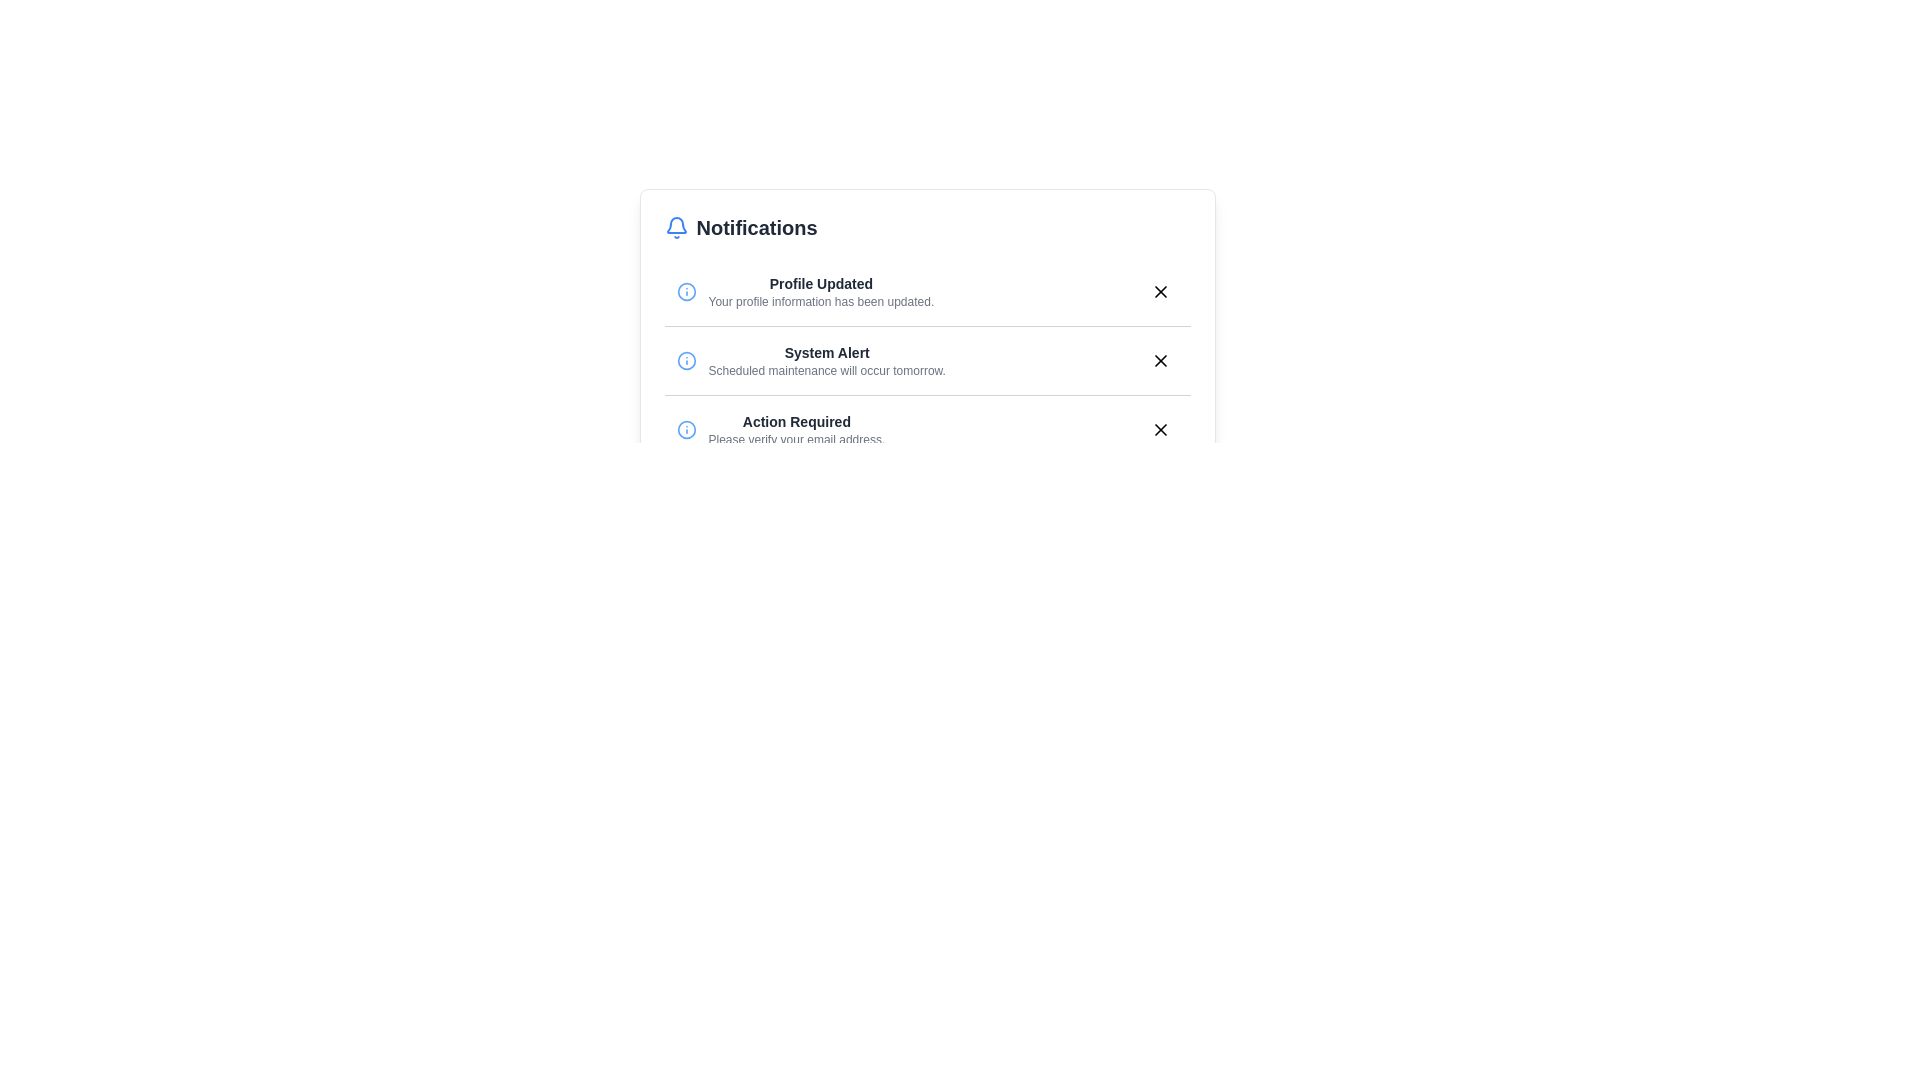  What do you see at coordinates (795, 428) in the screenshot?
I see `the 'Action Required' notification text component, which is the third item in the vertical list of notifications` at bounding box center [795, 428].